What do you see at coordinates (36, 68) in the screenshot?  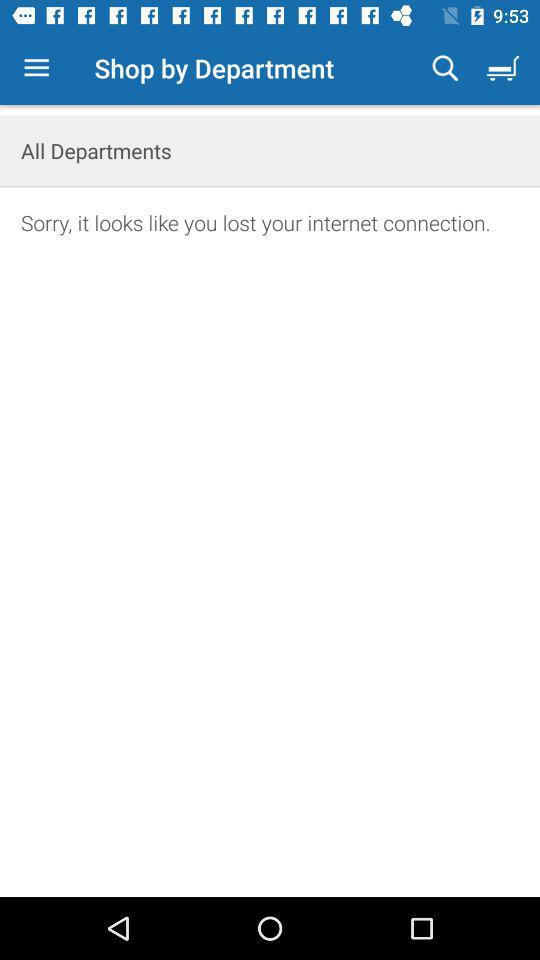 I see `icon next to shop by department icon` at bounding box center [36, 68].